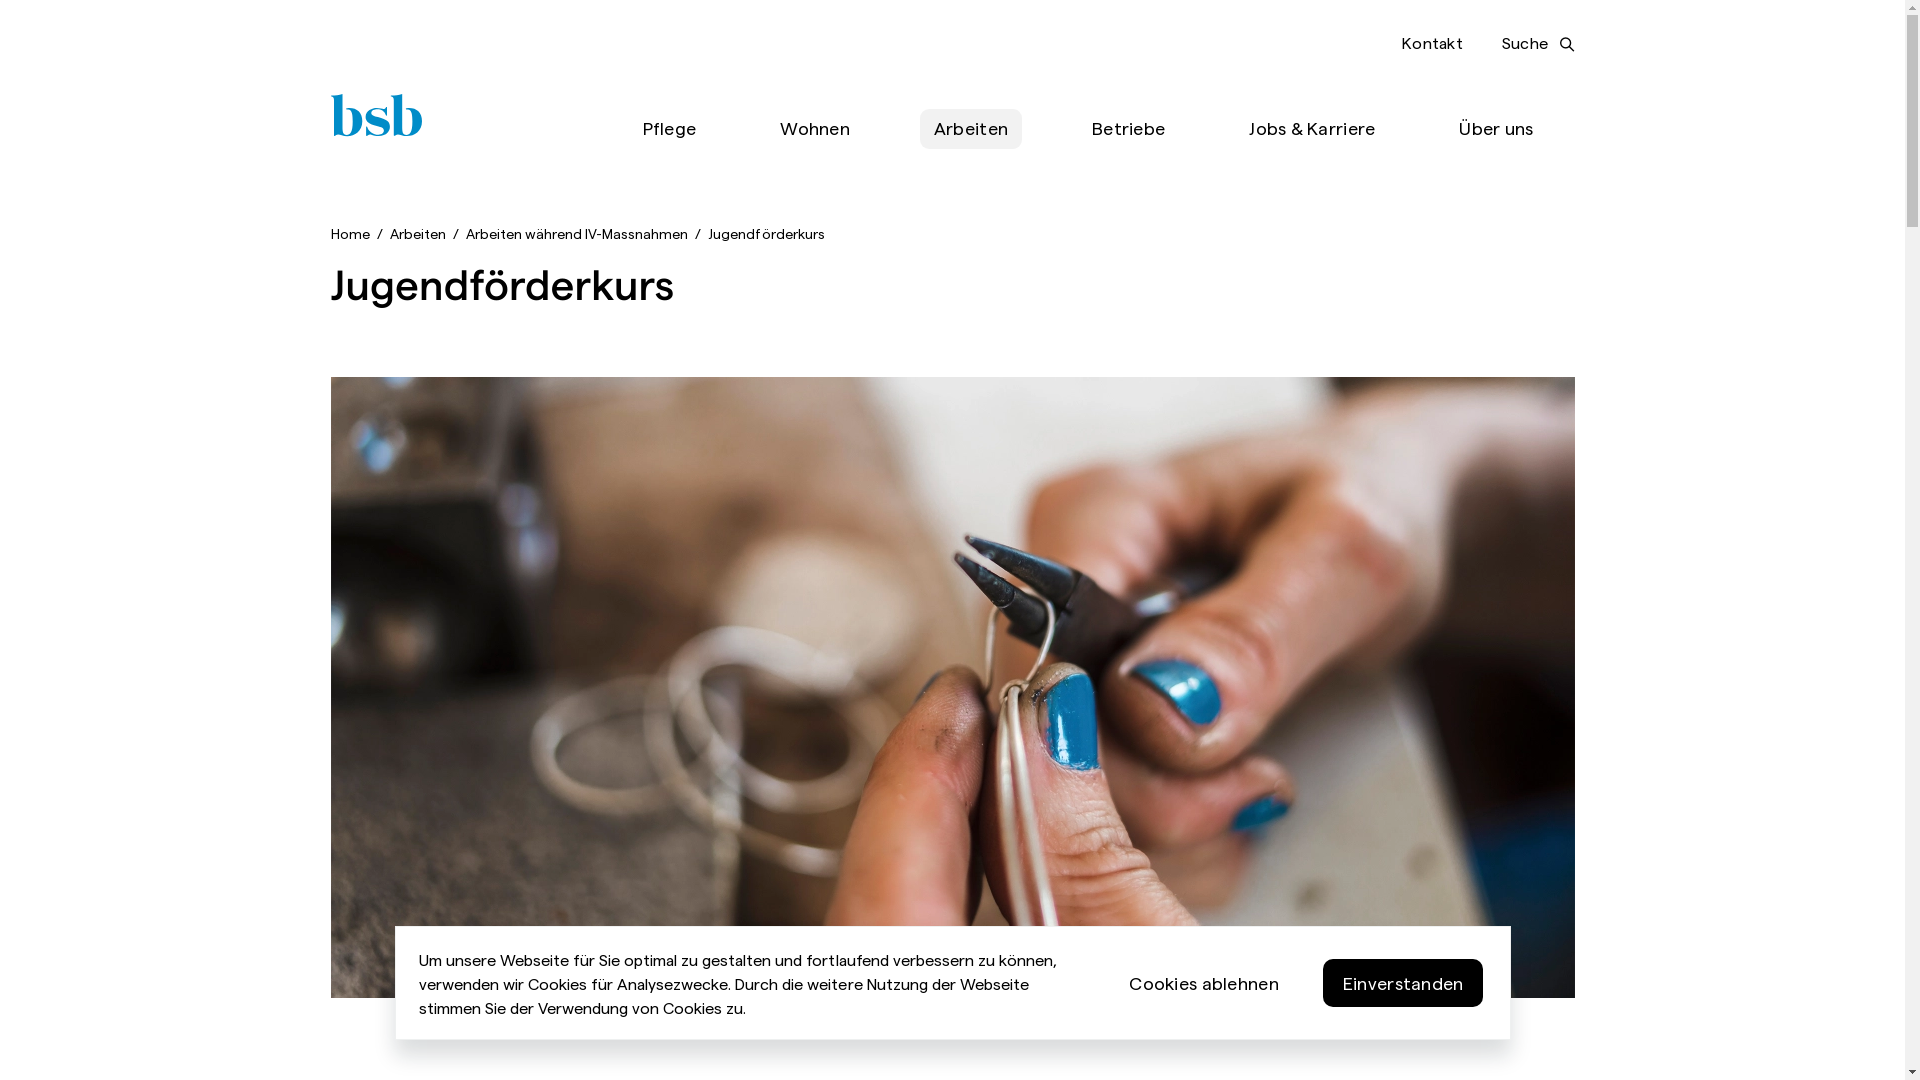  What do you see at coordinates (1537, 43) in the screenshot?
I see `'Suche'` at bounding box center [1537, 43].